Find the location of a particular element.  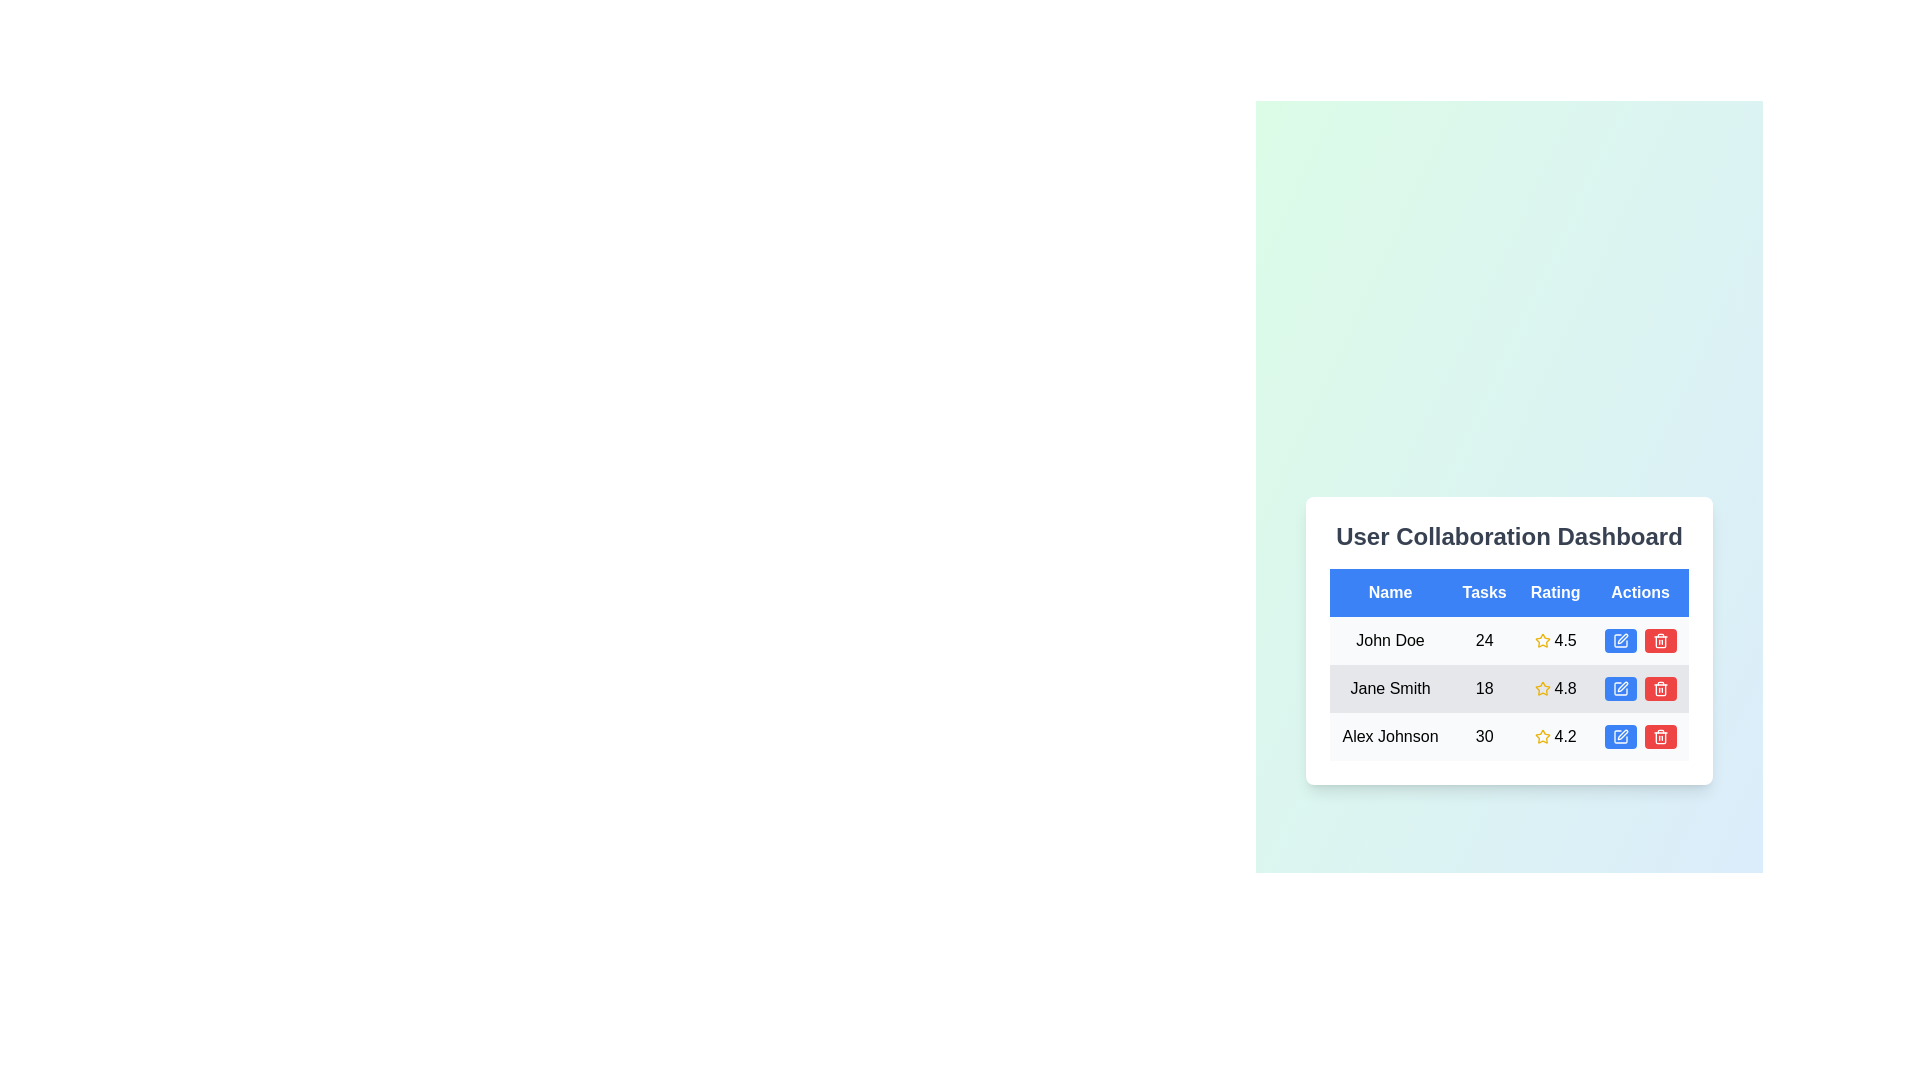

the numeric rating '4.5' and star icon pair in the 'Rating' column of the first row in the user collaboration dashboard, which is visually represented with a yellow outlined star icon and white background is located at coordinates (1554, 640).